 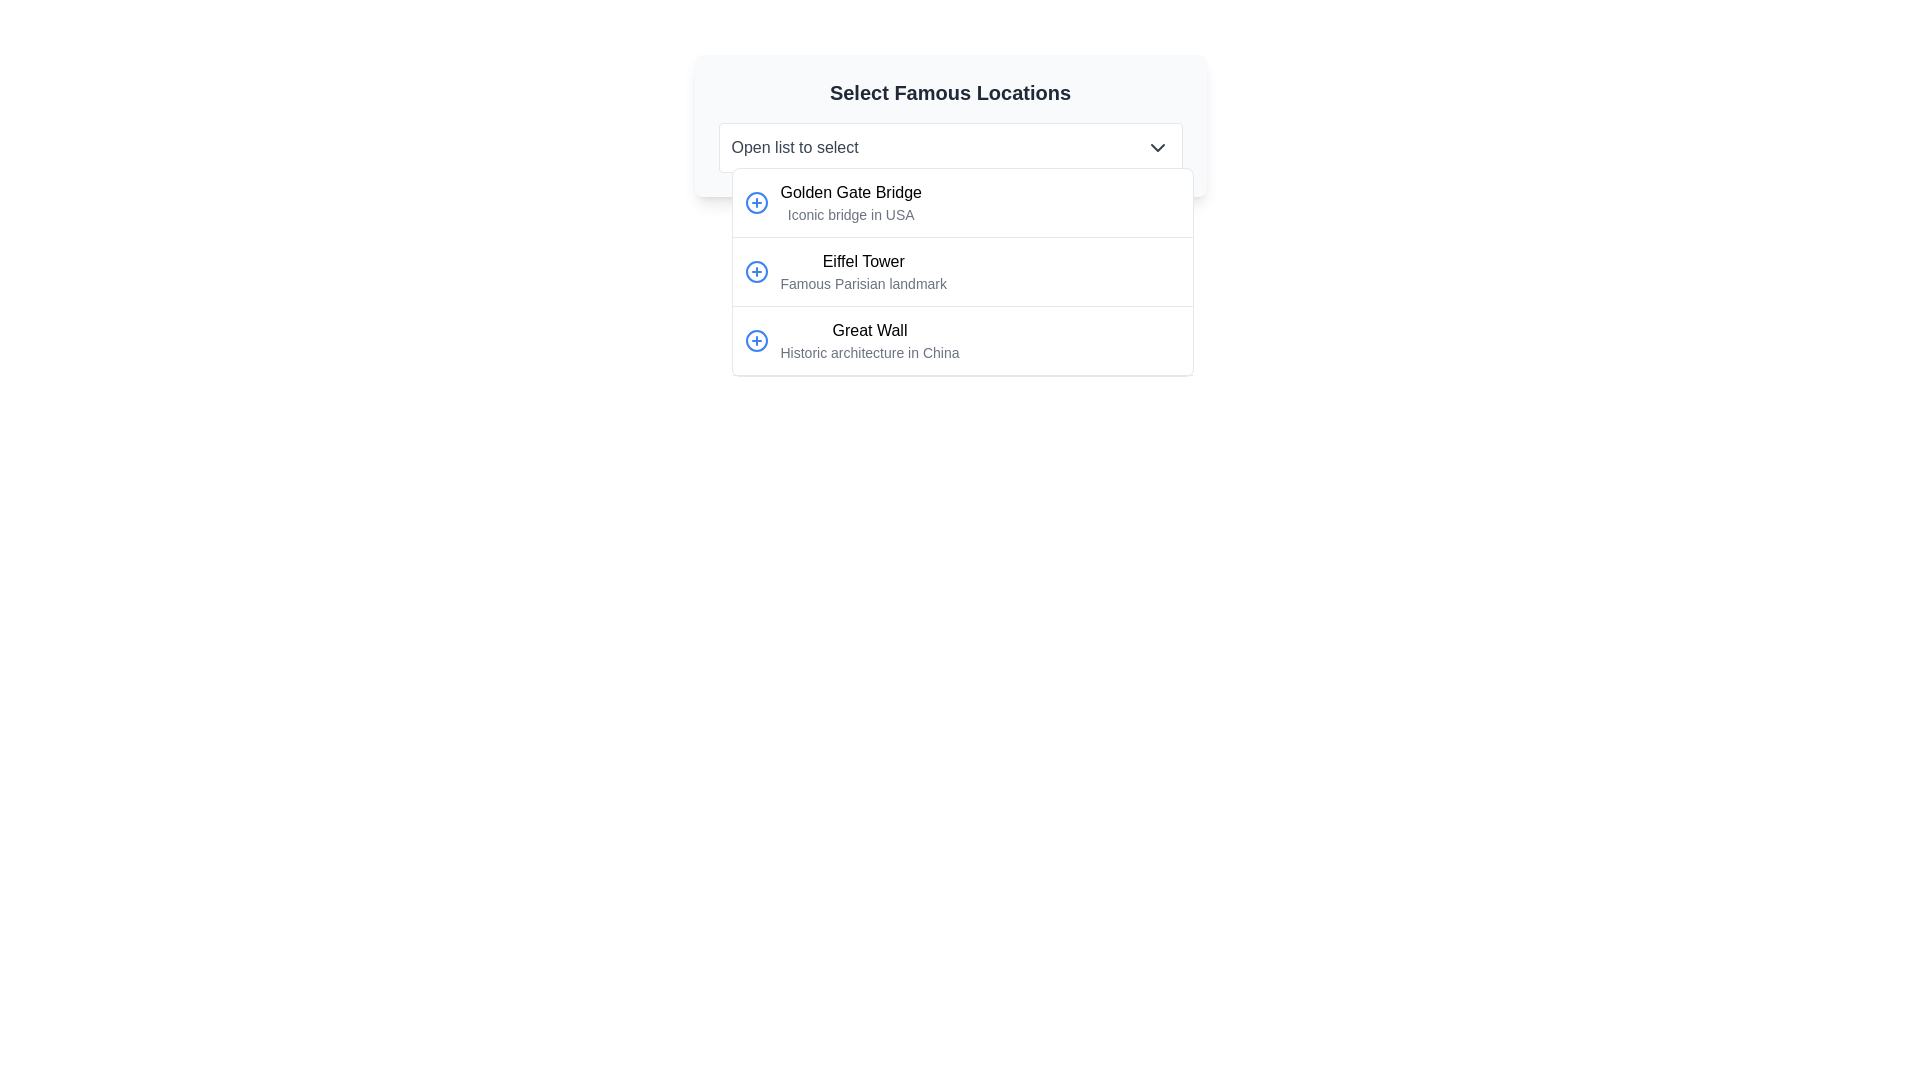 What do you see at coordinates (869, 339) in the screenshot?
I see `the text label that says 'Great Wall' which is the third entry in a vertical list of famous locations for more information` at bounding box center [869, 339].